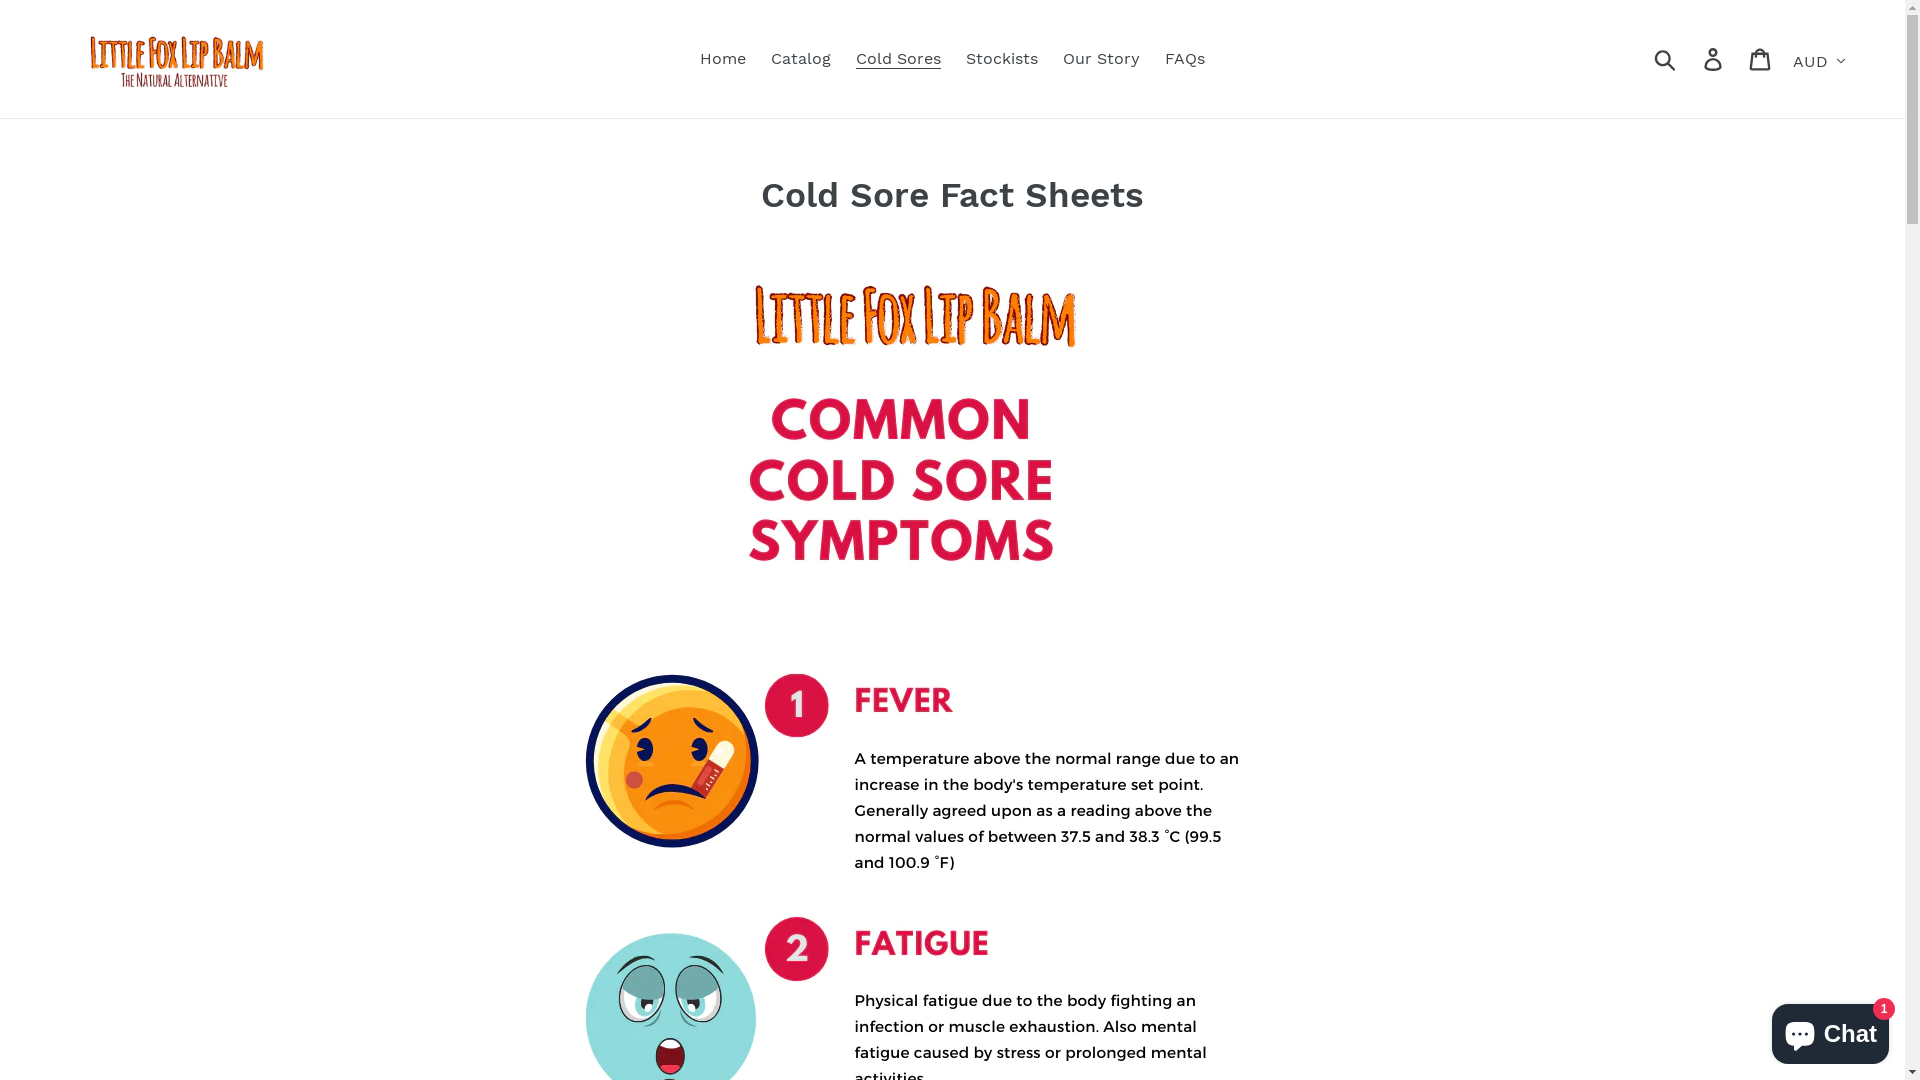  What do you see at coordinates (1689, 58) in the screenshot?
I see `'Log in'` at bounding box center [1689, 58].